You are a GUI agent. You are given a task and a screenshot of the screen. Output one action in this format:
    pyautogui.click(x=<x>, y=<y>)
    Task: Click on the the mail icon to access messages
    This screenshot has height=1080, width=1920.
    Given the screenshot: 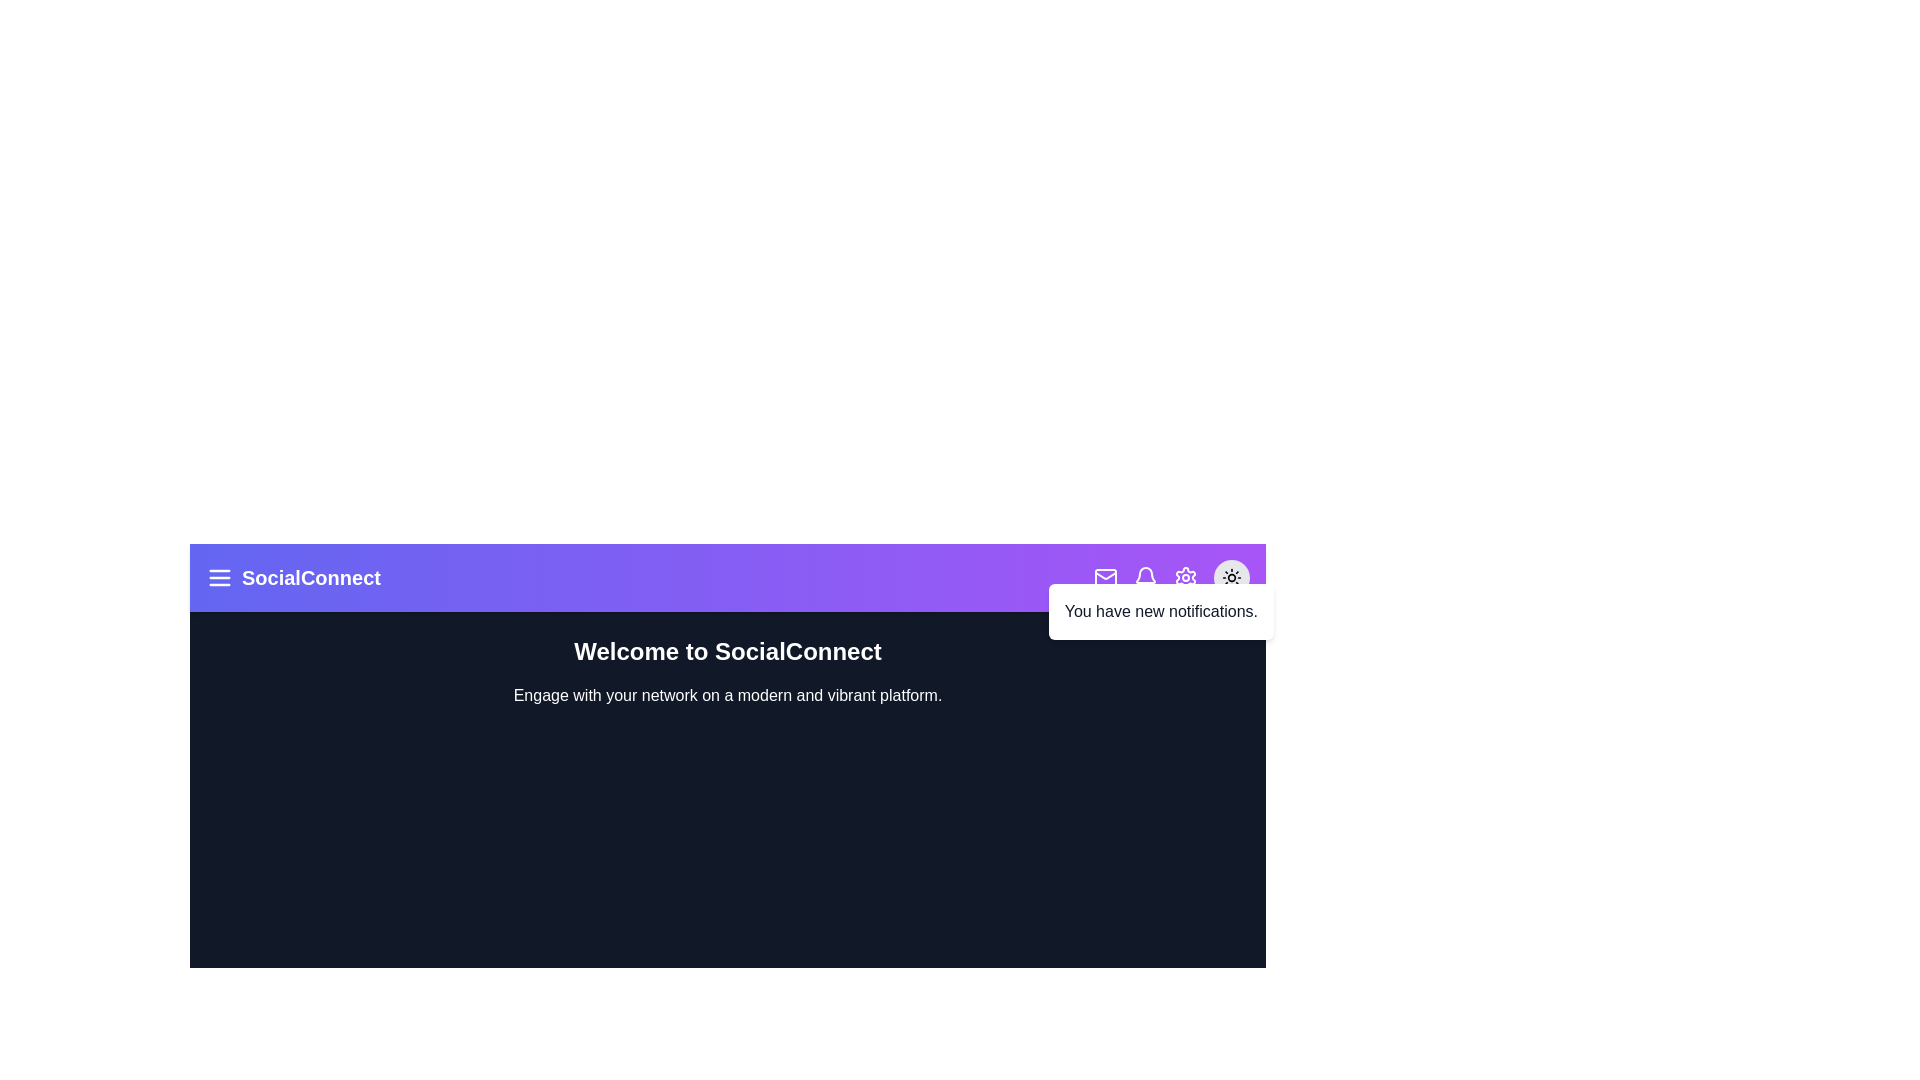 What is the action you would take?
    pyautogui.click(x=1104, y=578)
    